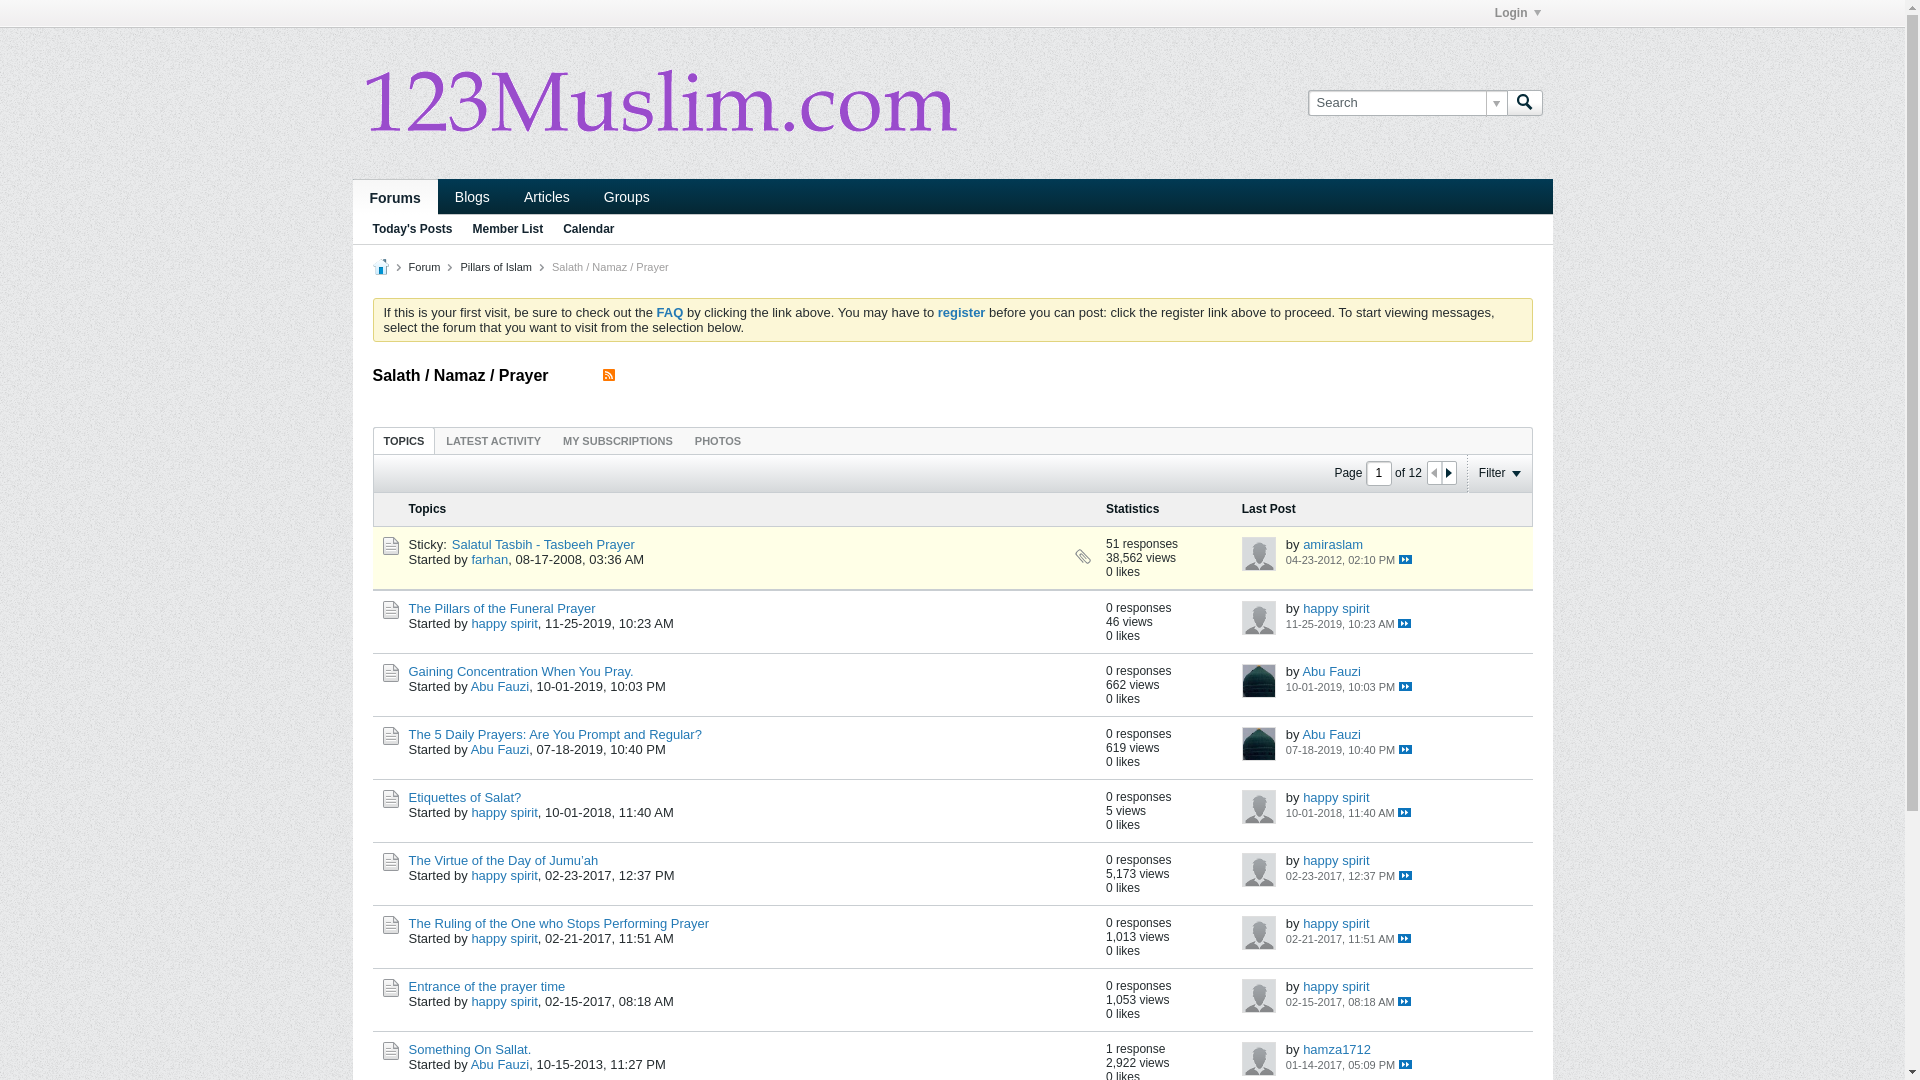 The height and width of the screenshot is (1080, 1920). What do you see at coordinates (411, 228) in the screenshot?
I see `'Today's Posts'` at bounding box center [411, 228].